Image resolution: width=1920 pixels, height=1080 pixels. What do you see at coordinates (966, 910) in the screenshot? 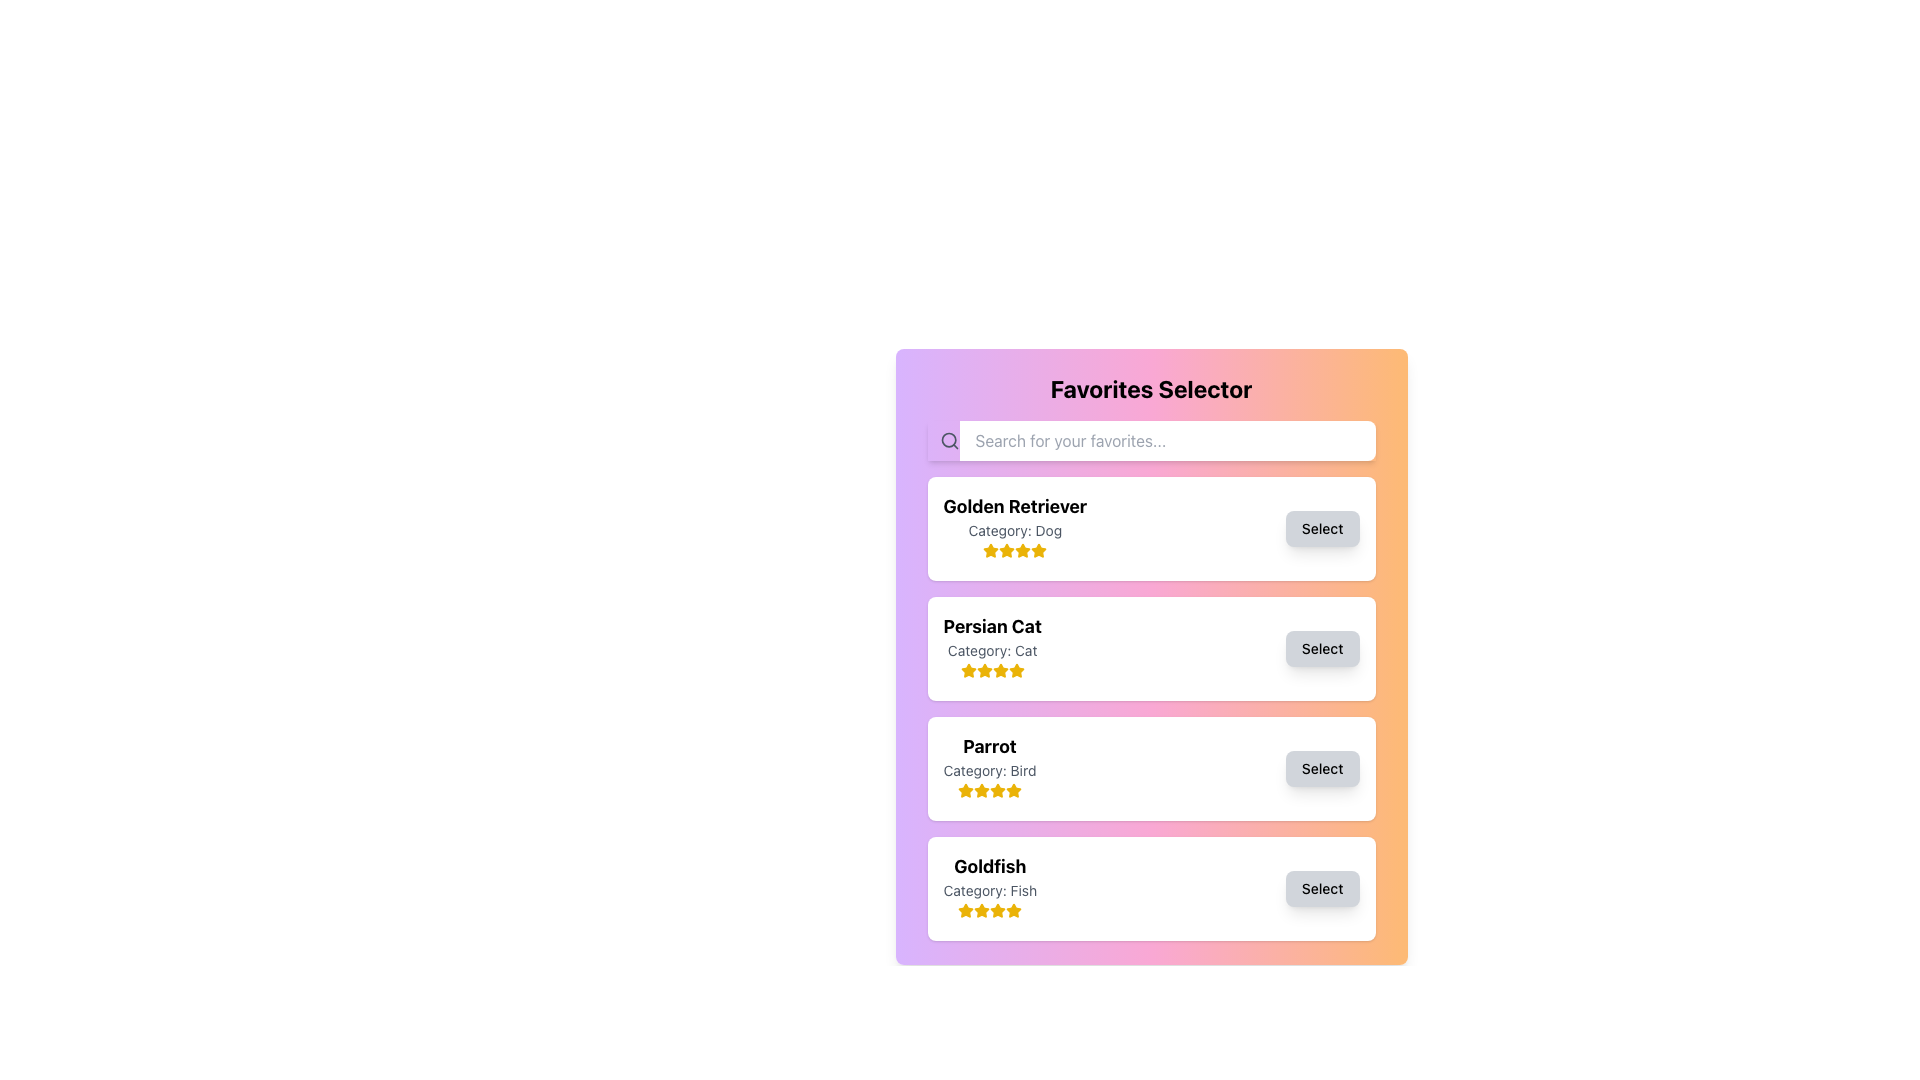
I see `the first star-shaped icon filled with yellow color for rating associated with the 'Goldfish' entry in the list, located to the left of the 'Select' button` at bounding box center [966, 910].